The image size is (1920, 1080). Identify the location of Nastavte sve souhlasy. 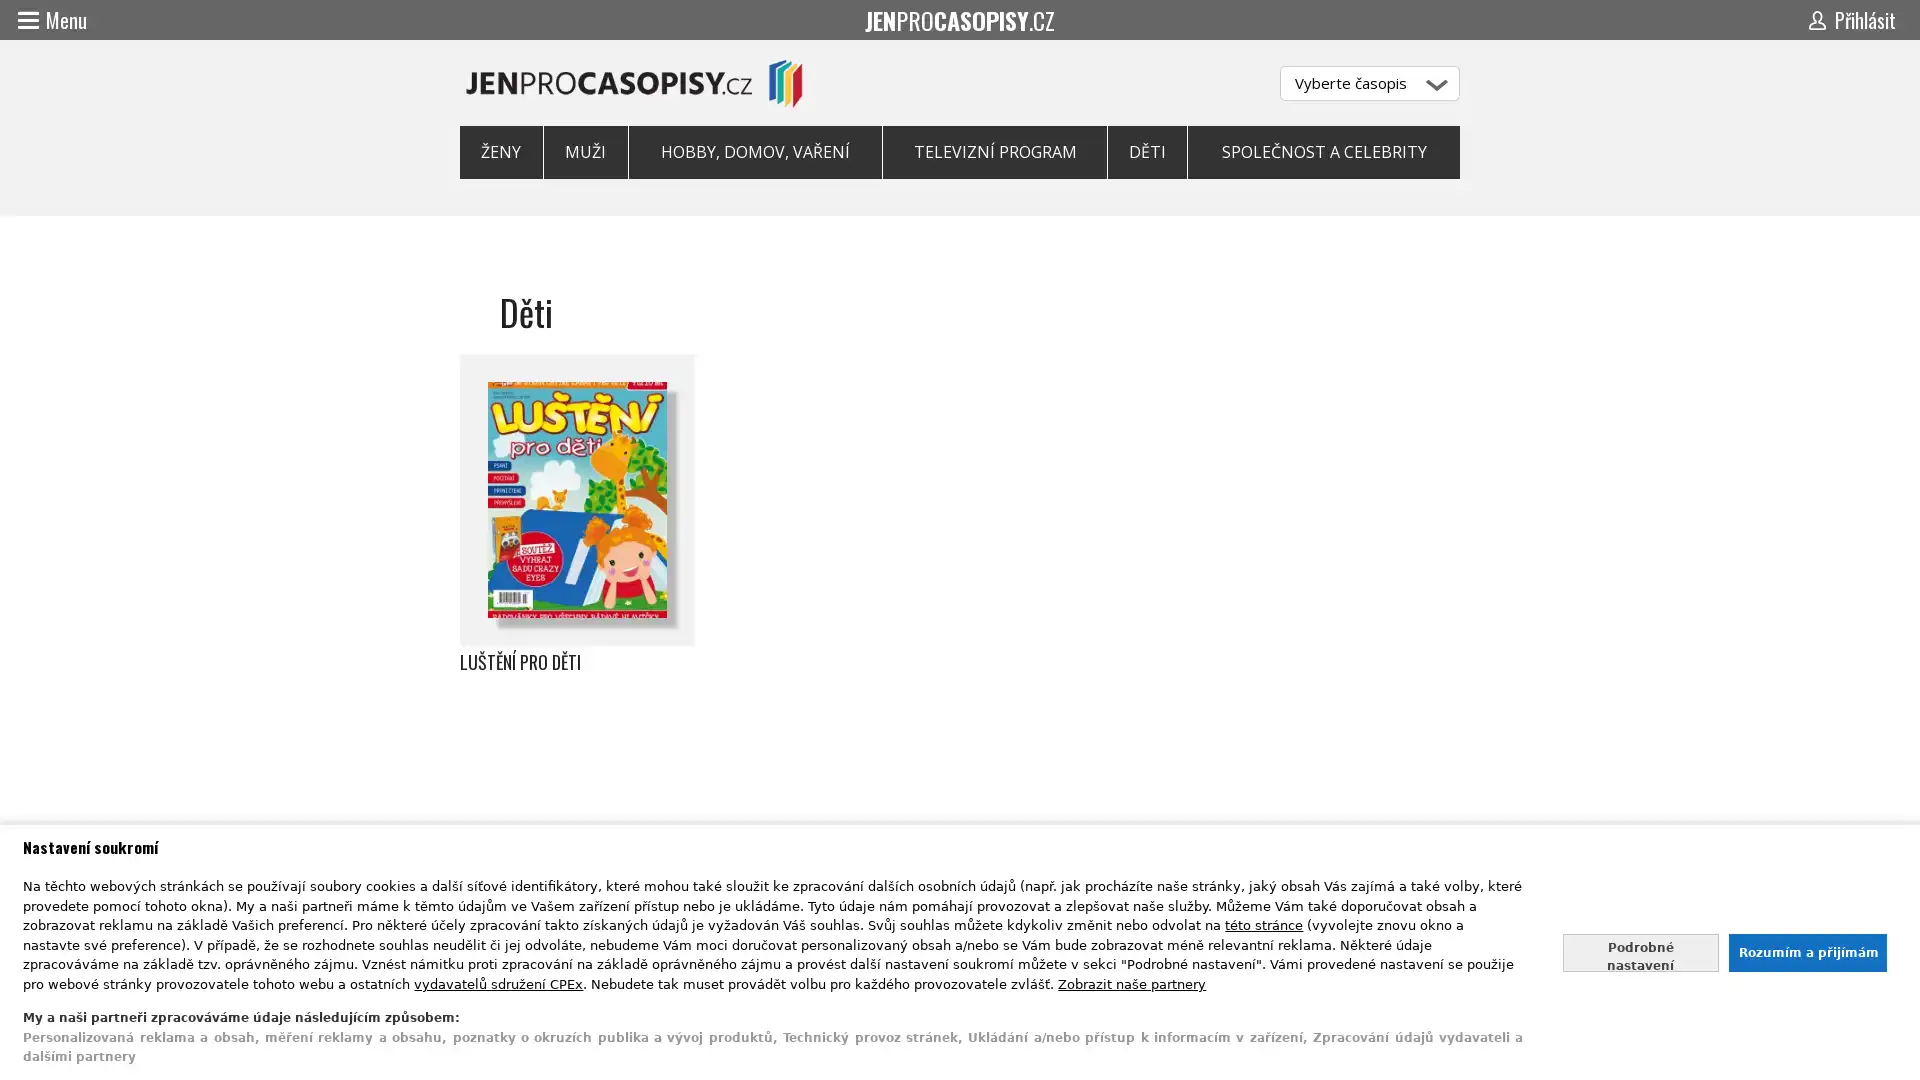
(1640, 951).